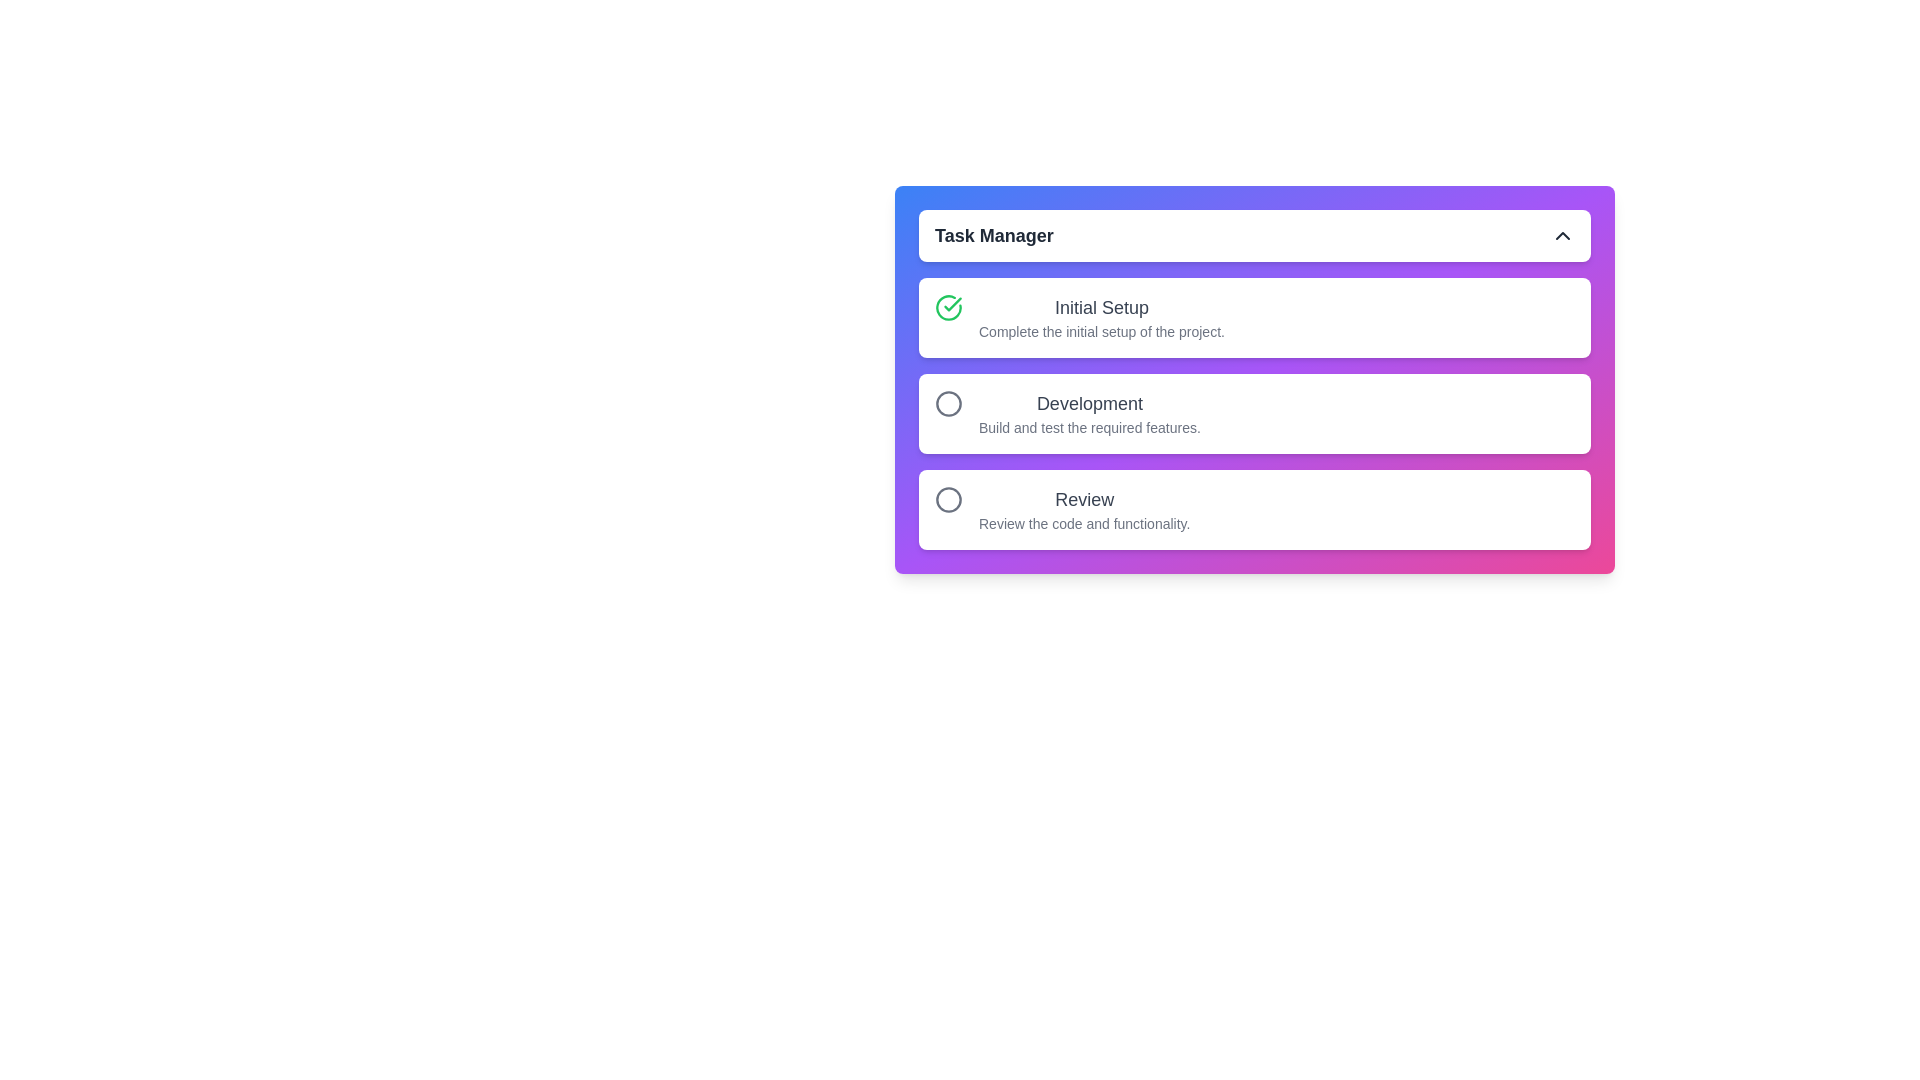  I want to click on toggle button in the header to expand or collapse the task list, so click(1562, 234).